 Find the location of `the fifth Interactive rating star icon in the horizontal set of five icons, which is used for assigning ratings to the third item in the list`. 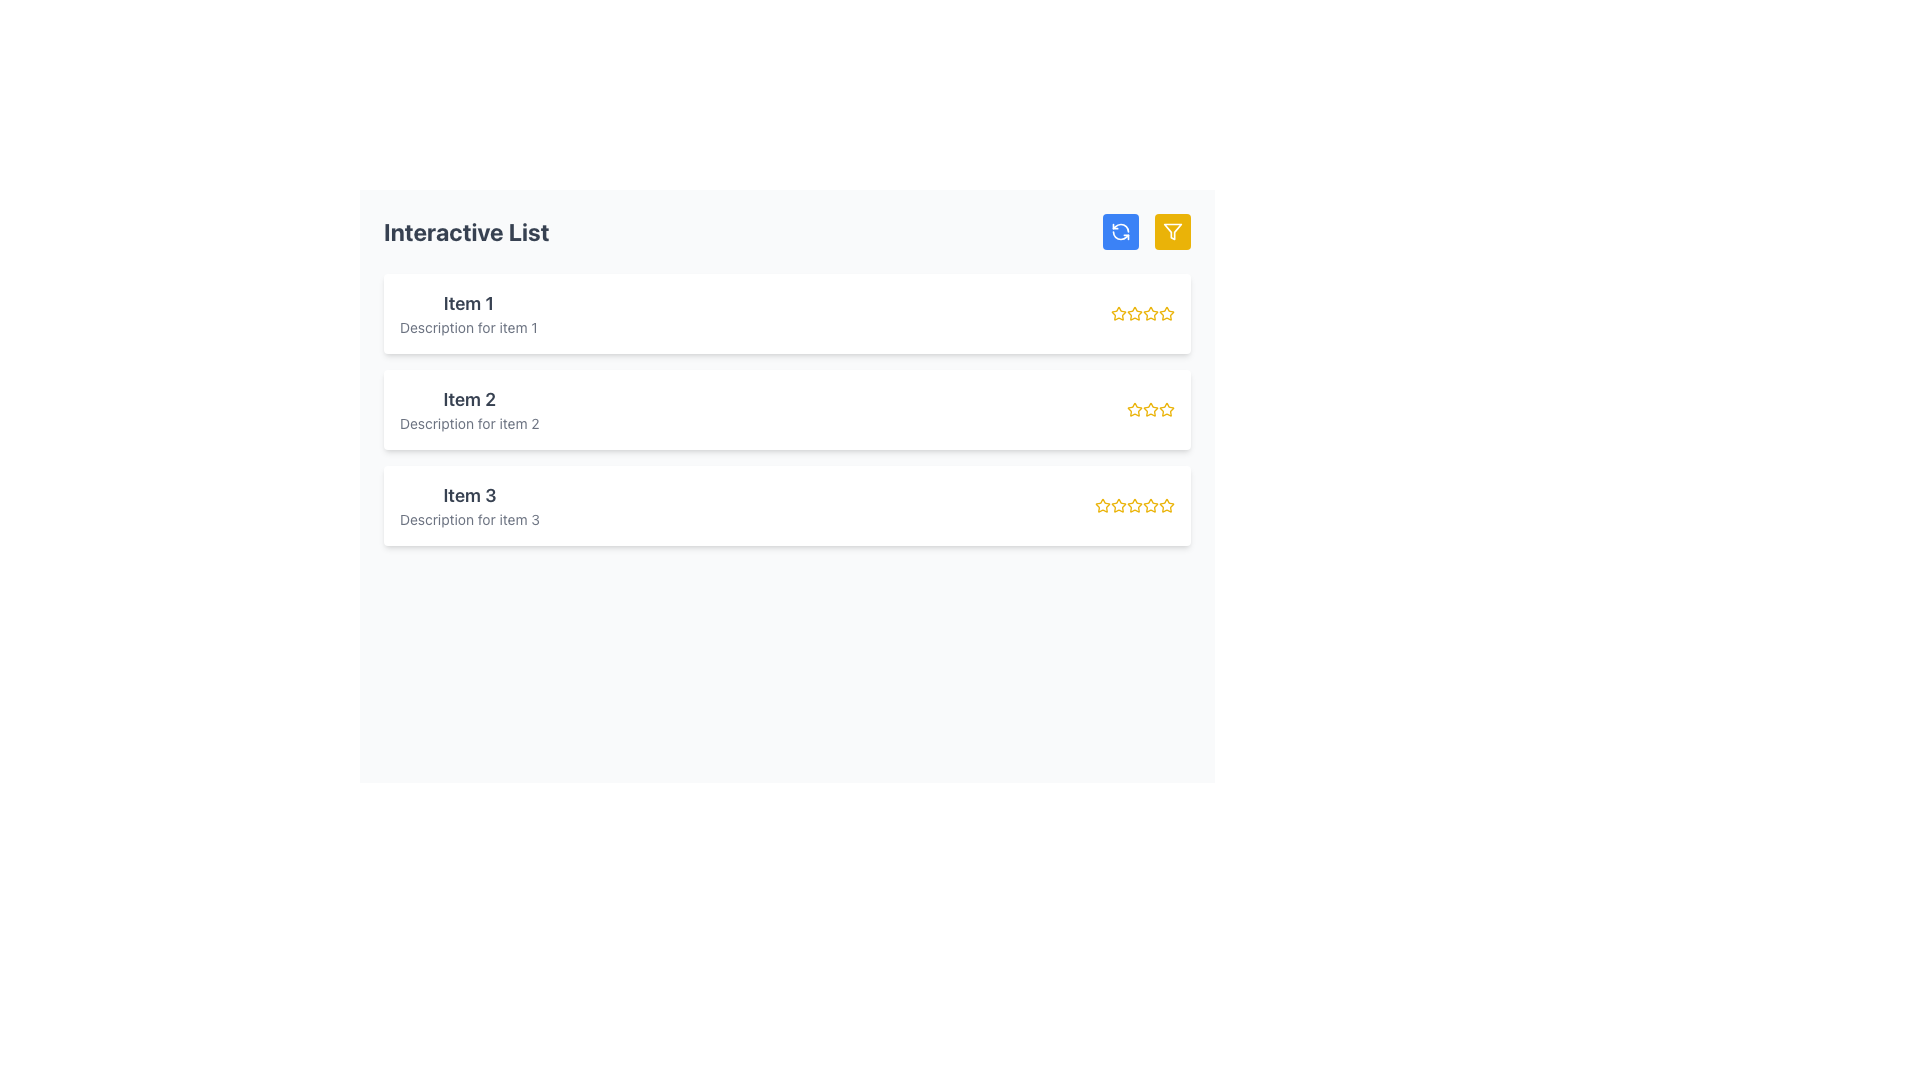

the fifth Interactive rating star icon in the horizontal set of five icons, which is used for assigning ratings to the third item in the list is located at coordinates (1166, 504).